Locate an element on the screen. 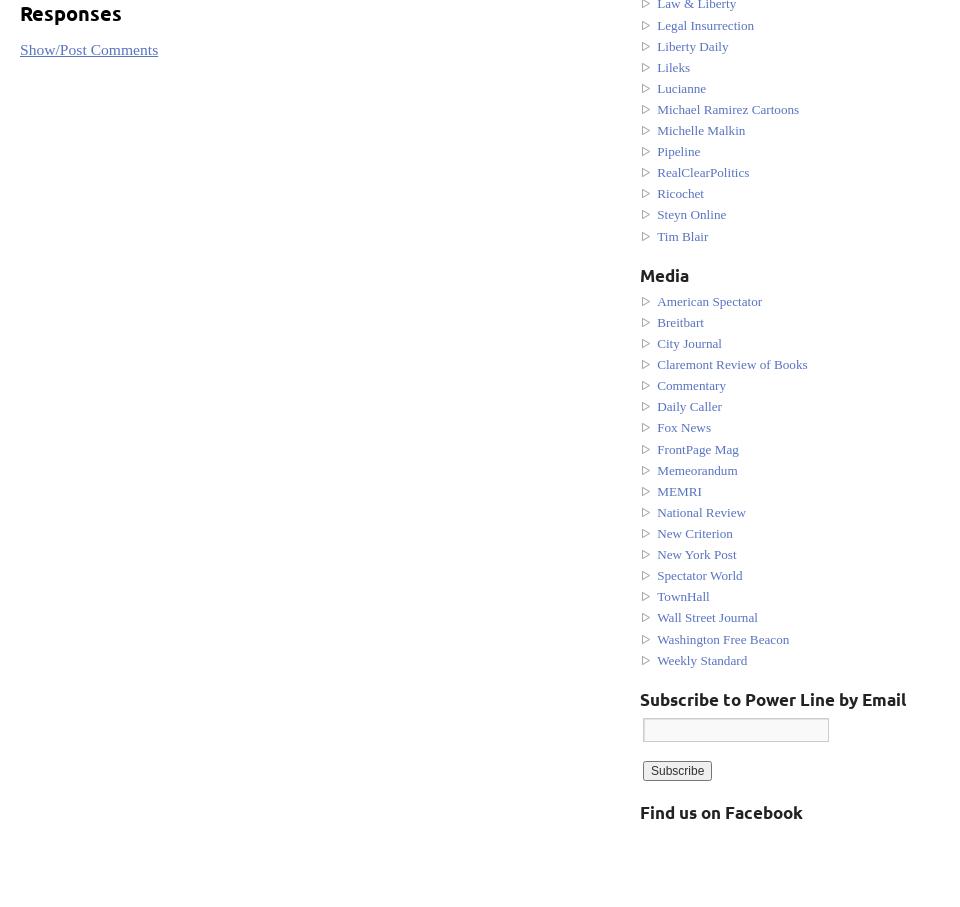 The image size is (960, 907). 'MEMRI' is located at coordinates (679, 490).